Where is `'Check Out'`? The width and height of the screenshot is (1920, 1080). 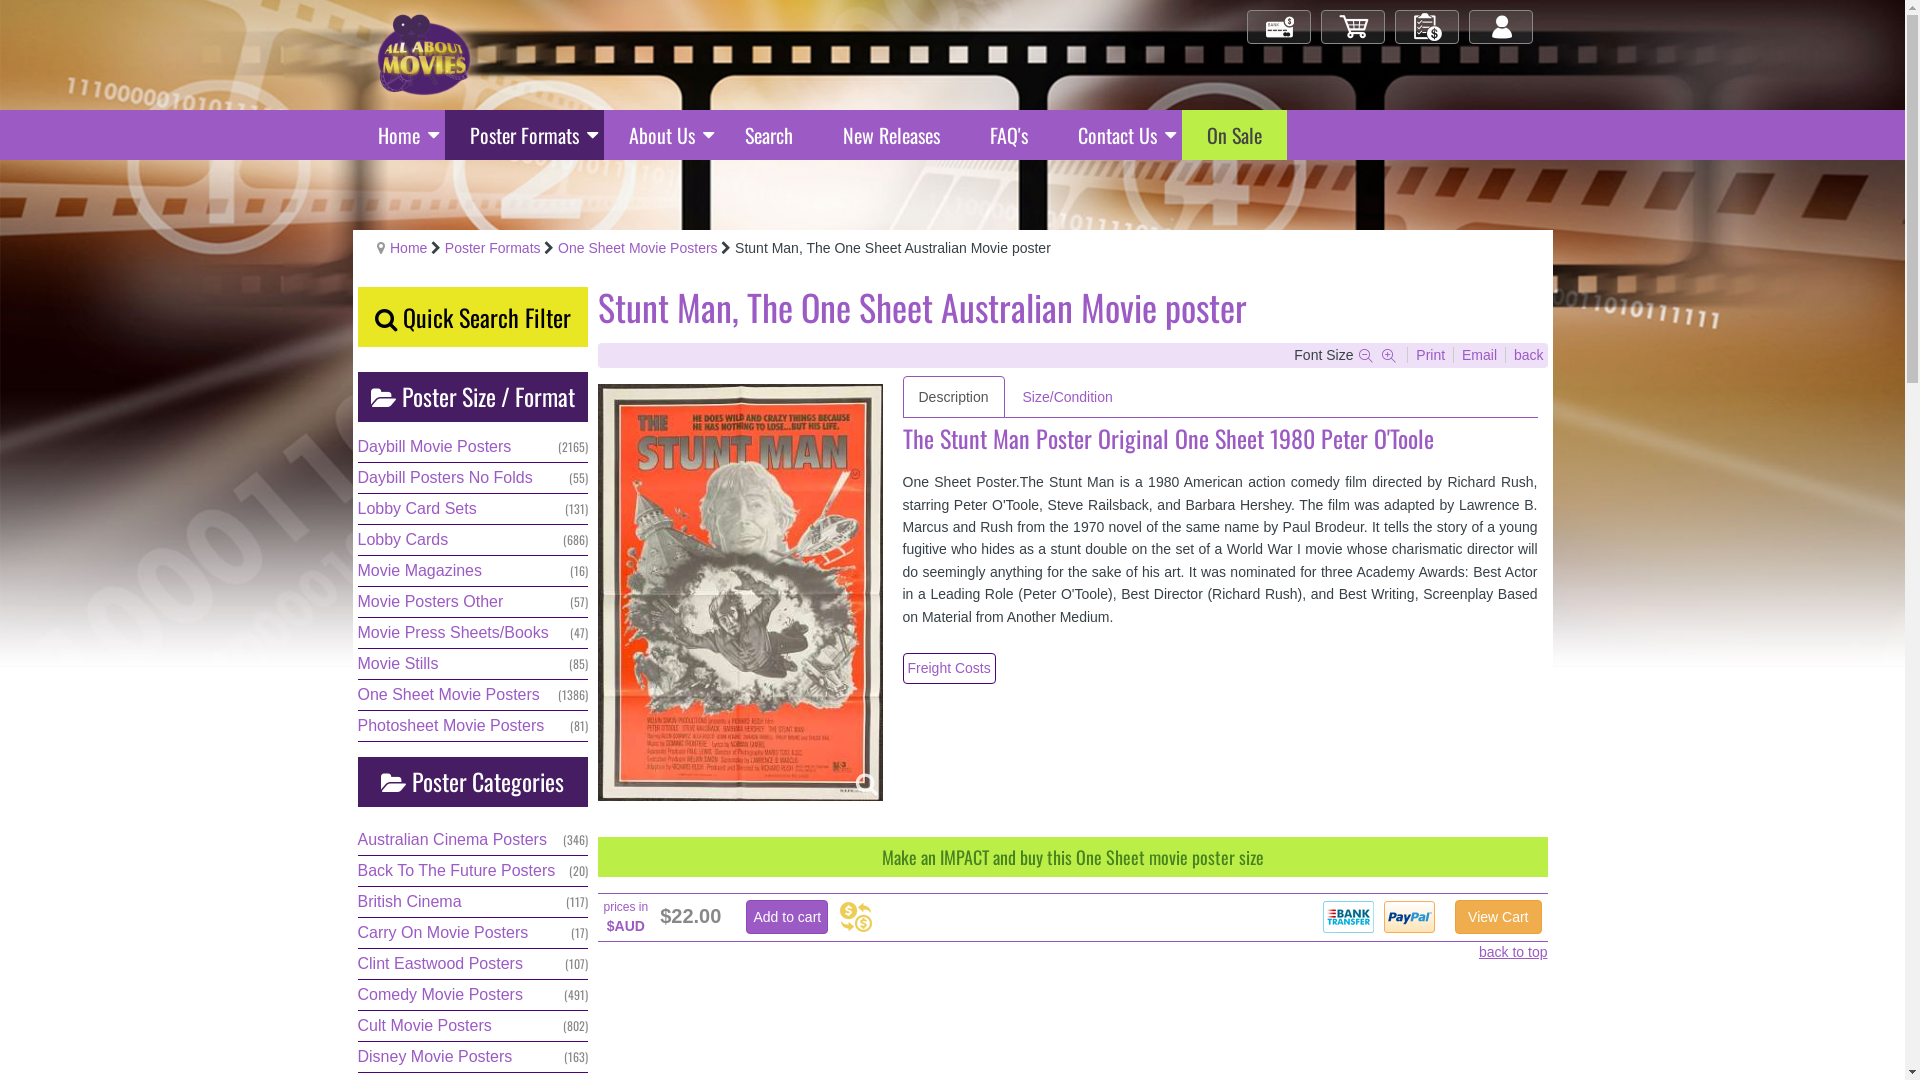
'Check Out' is located at coordinates (1280, 27).